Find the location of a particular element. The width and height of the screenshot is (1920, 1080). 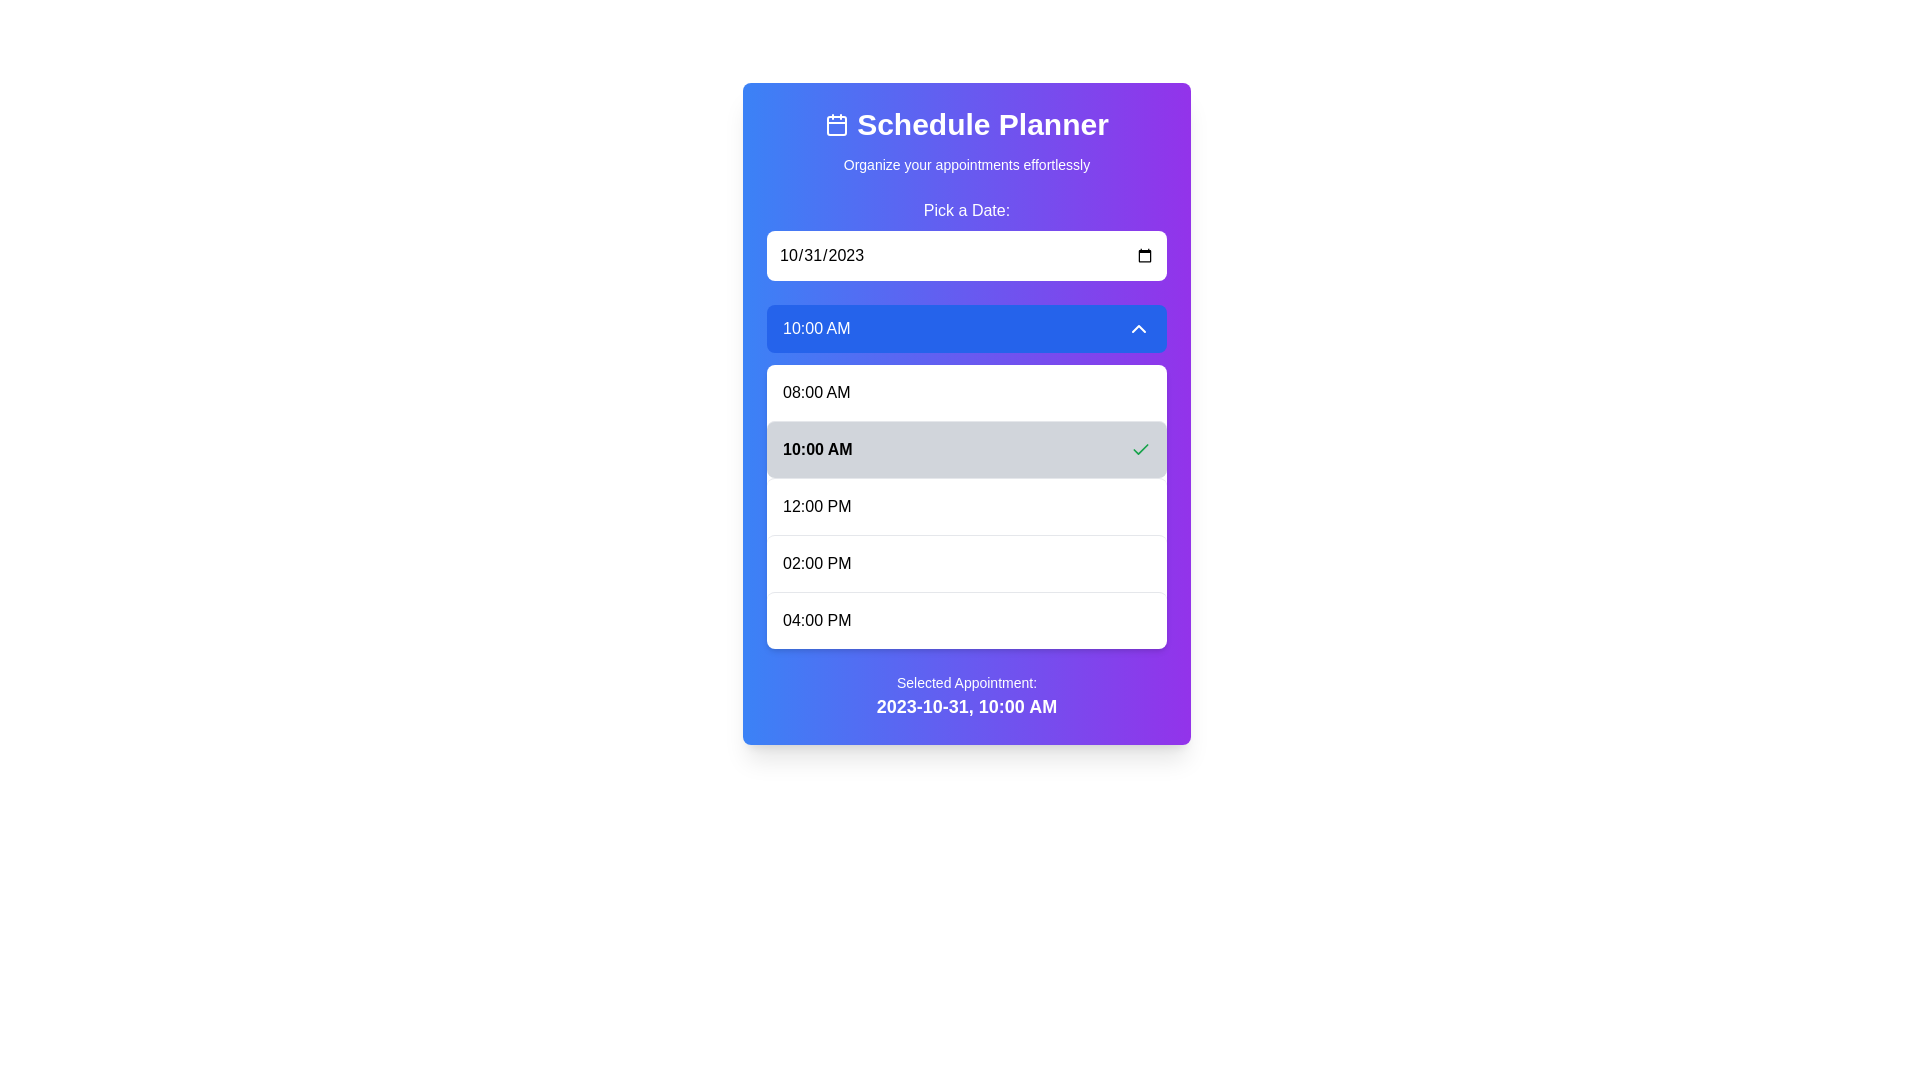

the visual indication of the green checkmark icon located at the right end of the button labeled '10:00 AM' is located at coordinates (1141, 450).